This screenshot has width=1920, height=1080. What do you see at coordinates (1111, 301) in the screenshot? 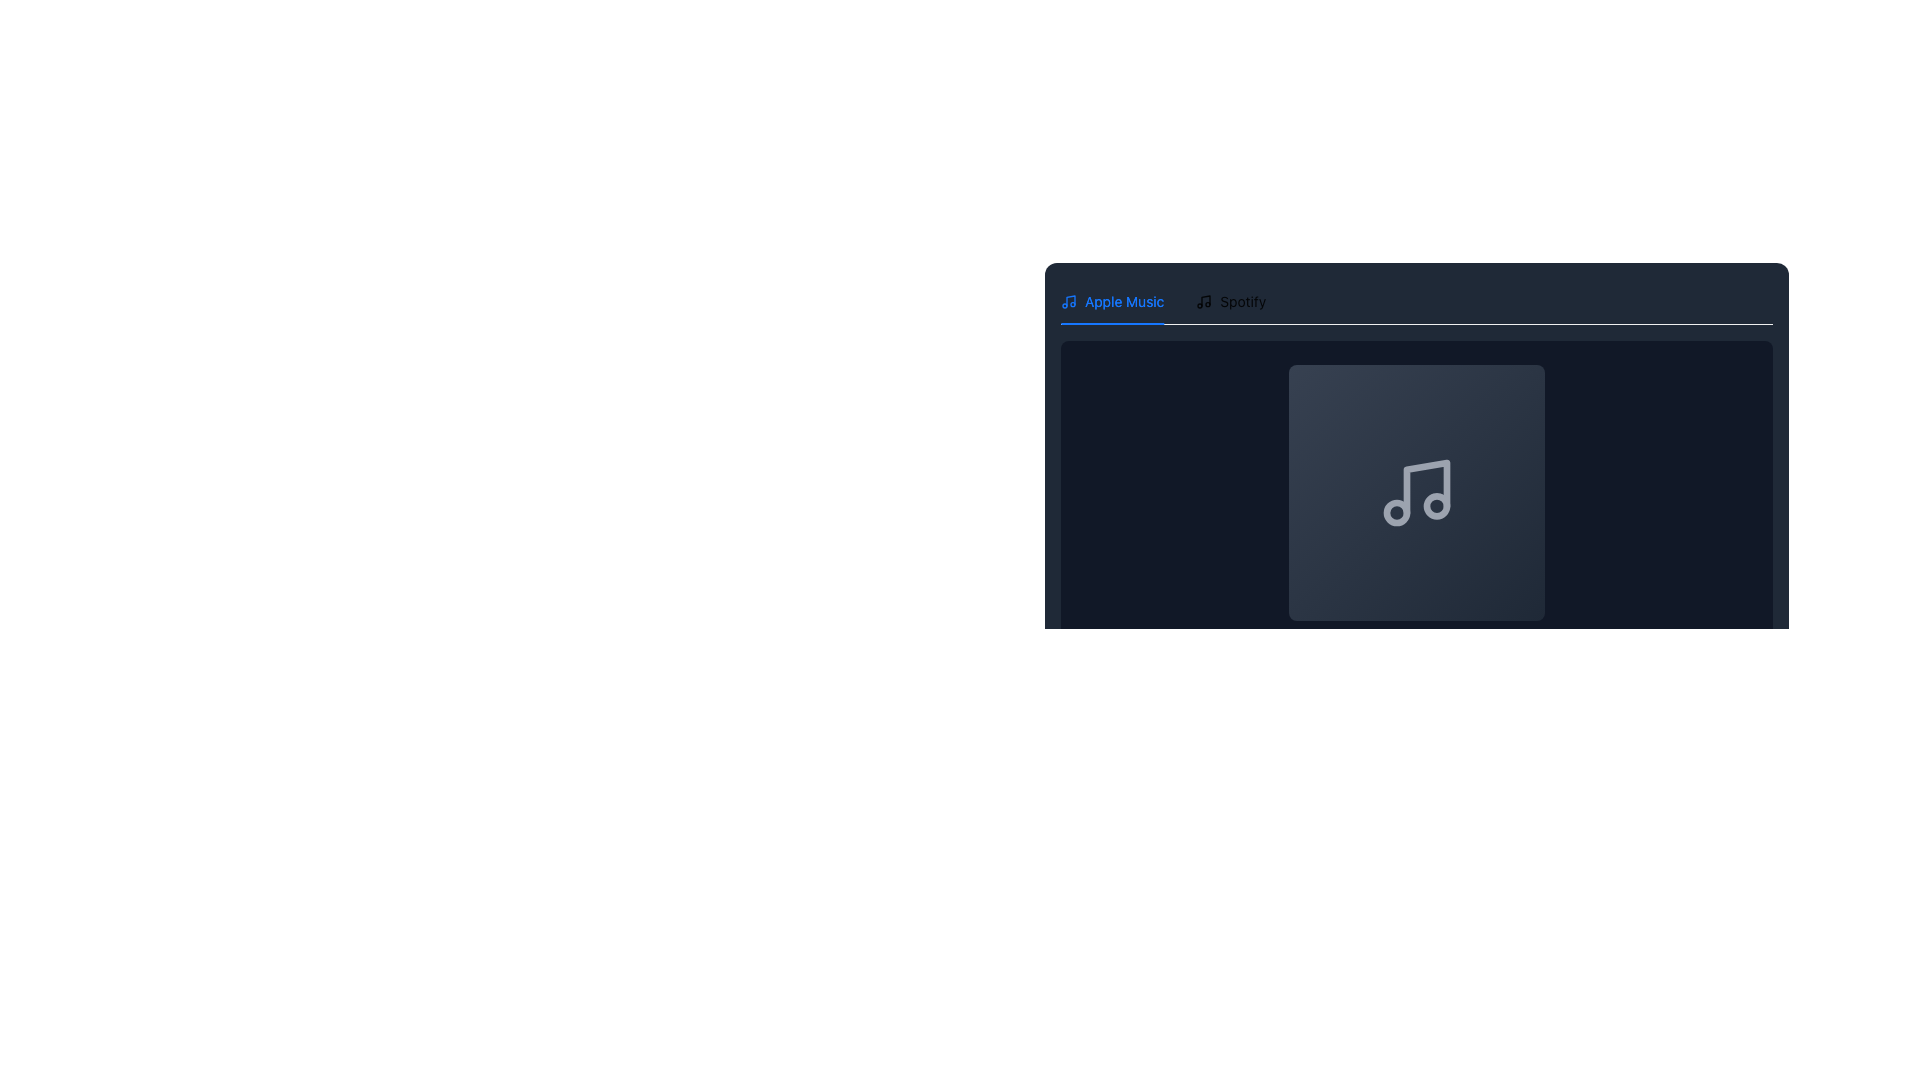
I see `the 'Apple Music' button, which displays the text 'Apple Music' and a musical note icon, located in the upper-left side of the interface as the first tab in a horizontal navigation bar` at bounding box center [1111, 301].